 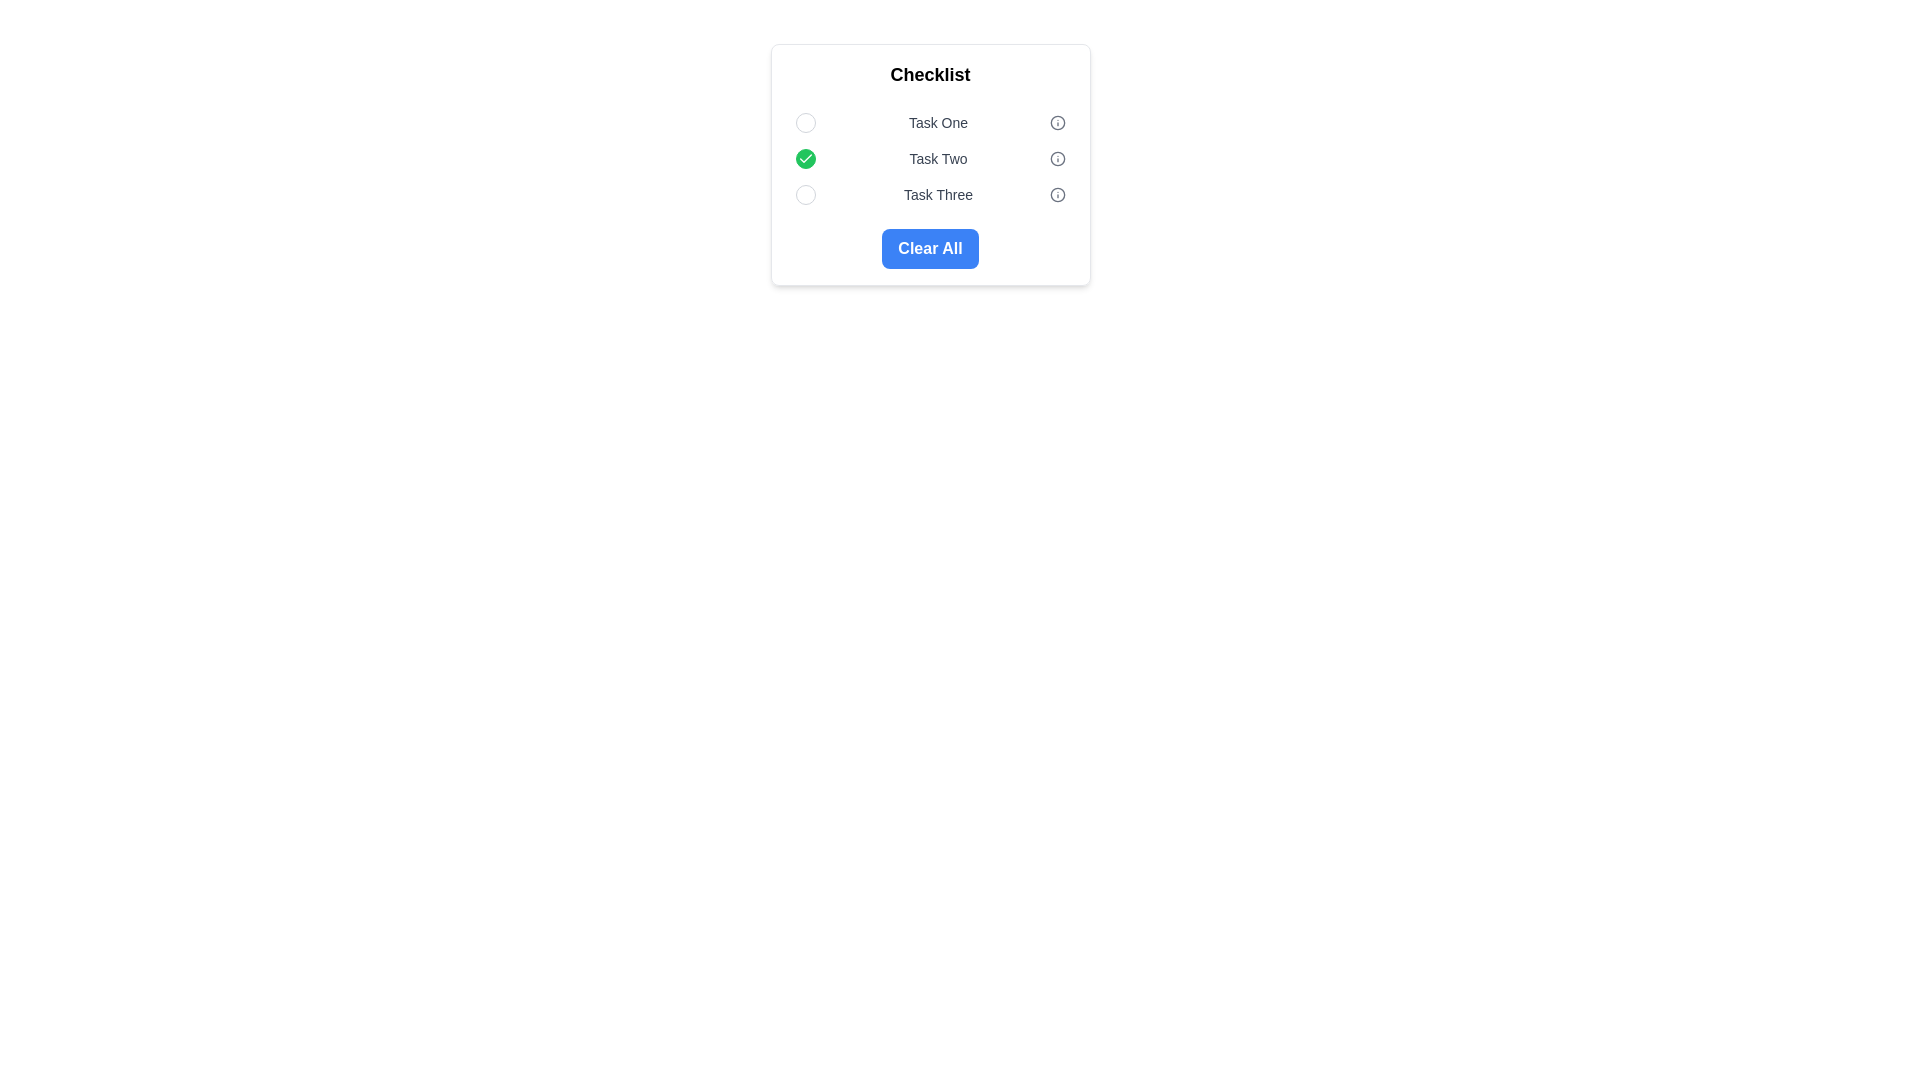 I want to click on the informational icon next to 'Task Three' in the checklist, so click(x=1056, y=195).